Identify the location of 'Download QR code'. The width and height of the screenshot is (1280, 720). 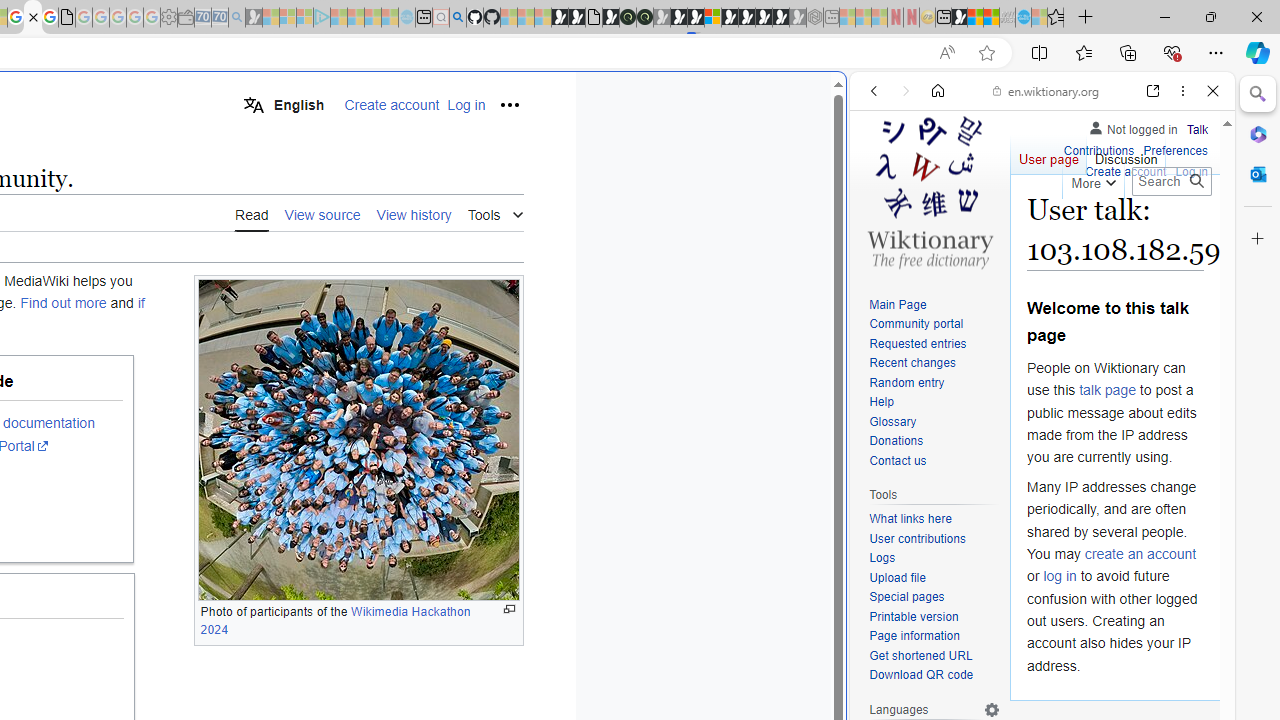
(934, 675).